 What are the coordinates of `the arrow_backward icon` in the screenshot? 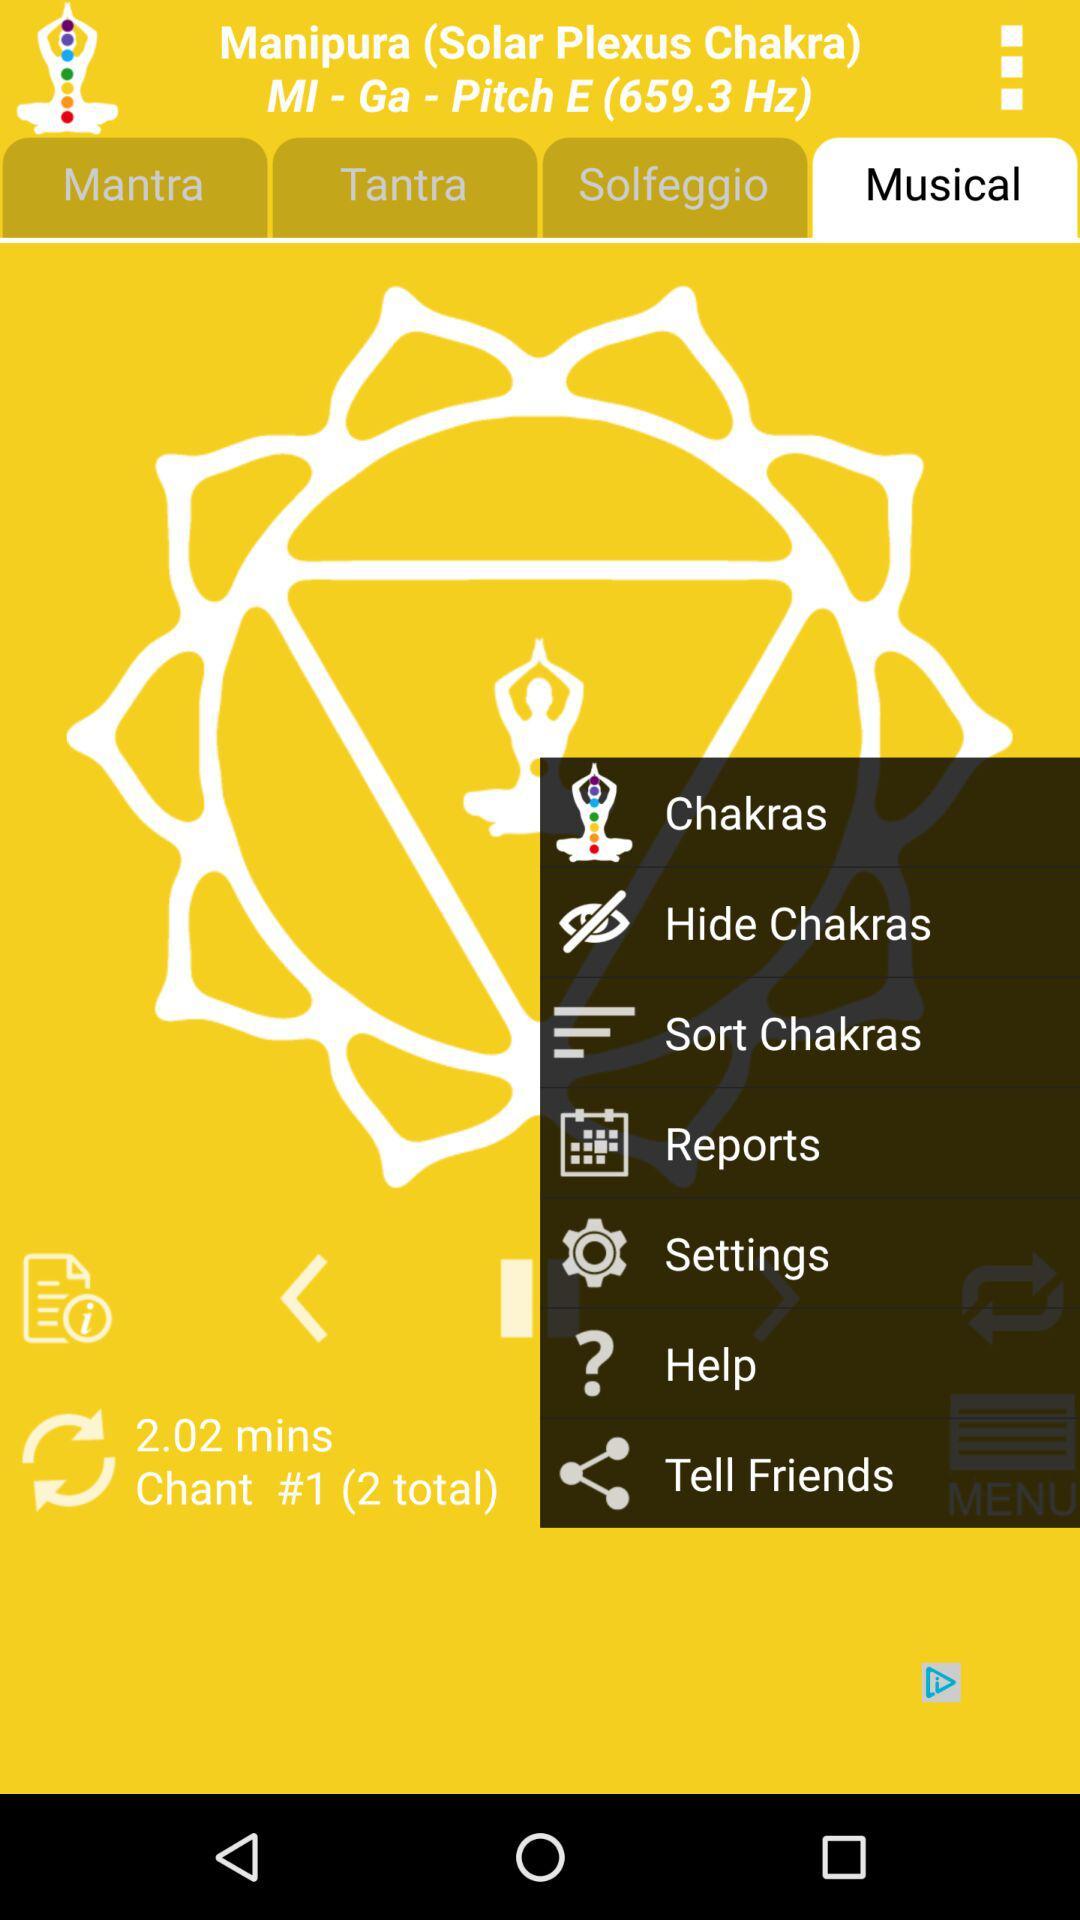 It's located at (303, 1388).